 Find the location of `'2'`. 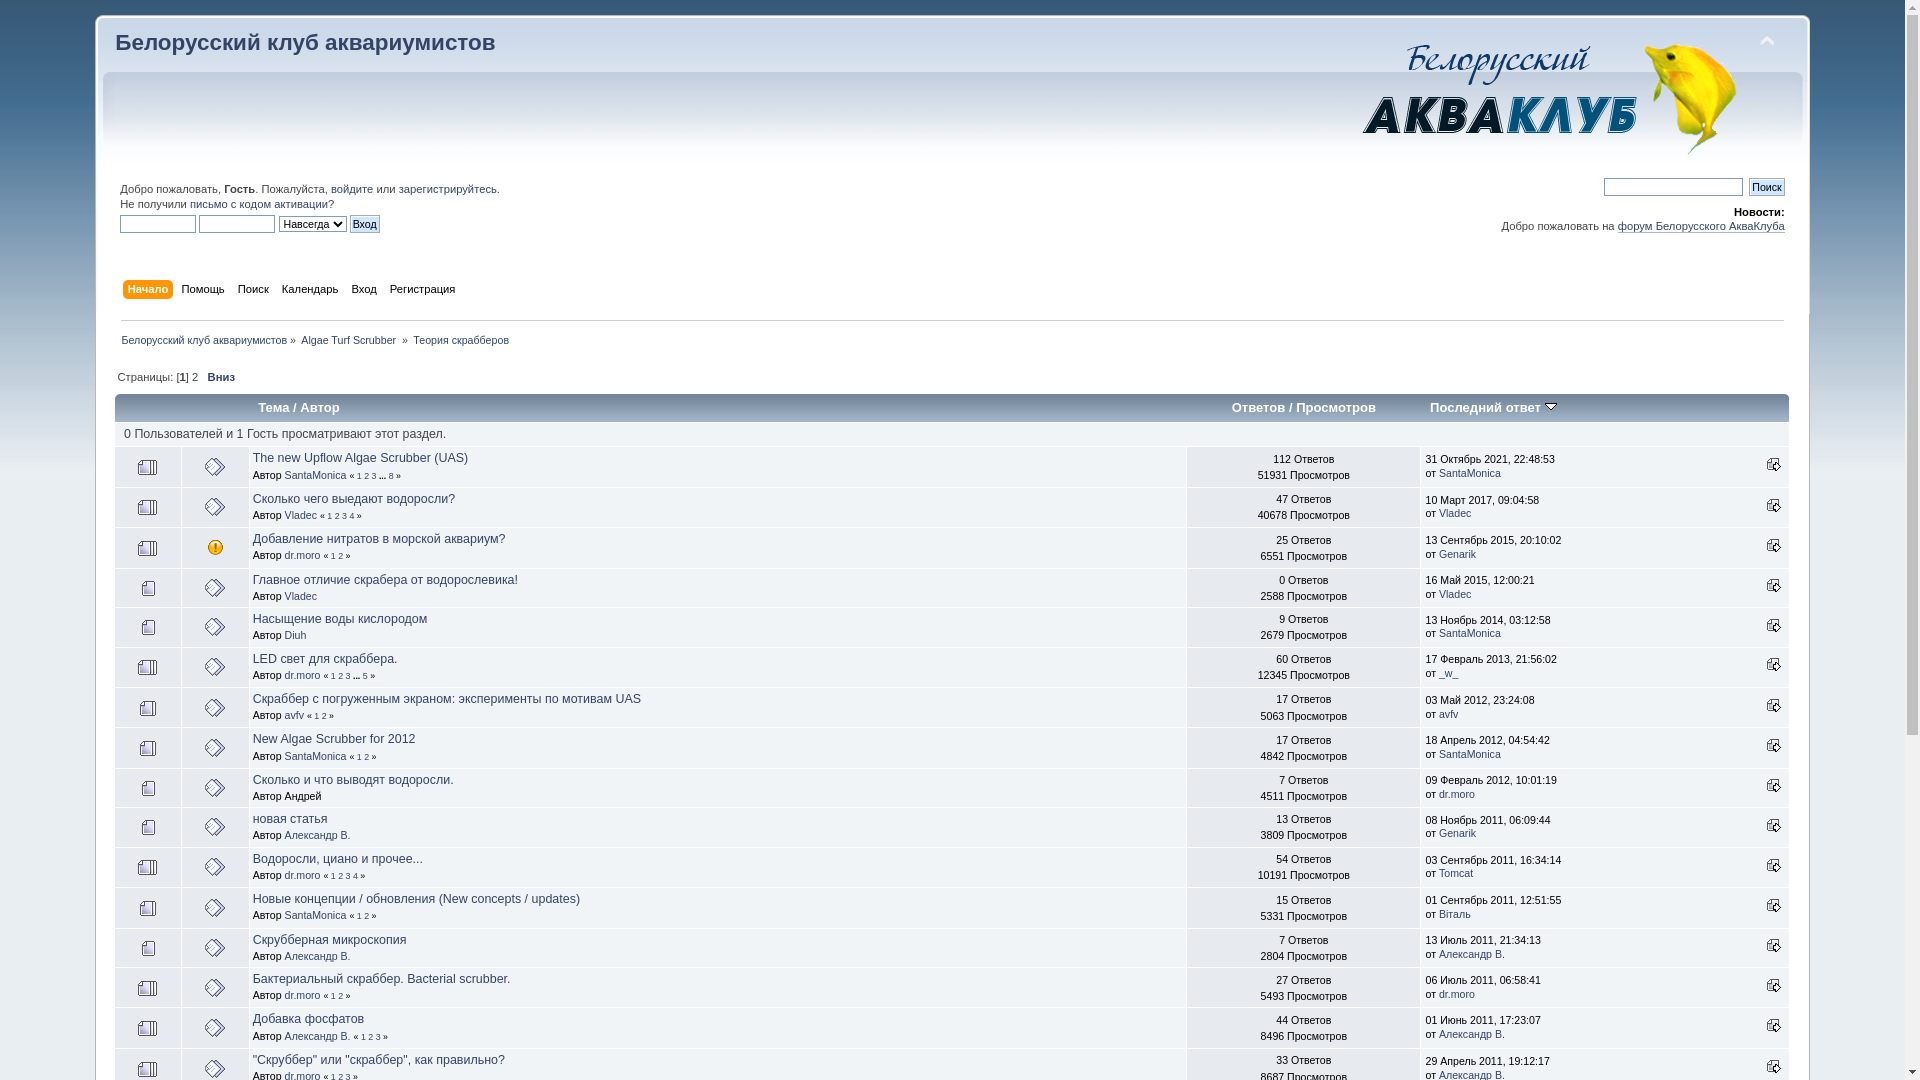

'2' is located at coordinates (337, 515).